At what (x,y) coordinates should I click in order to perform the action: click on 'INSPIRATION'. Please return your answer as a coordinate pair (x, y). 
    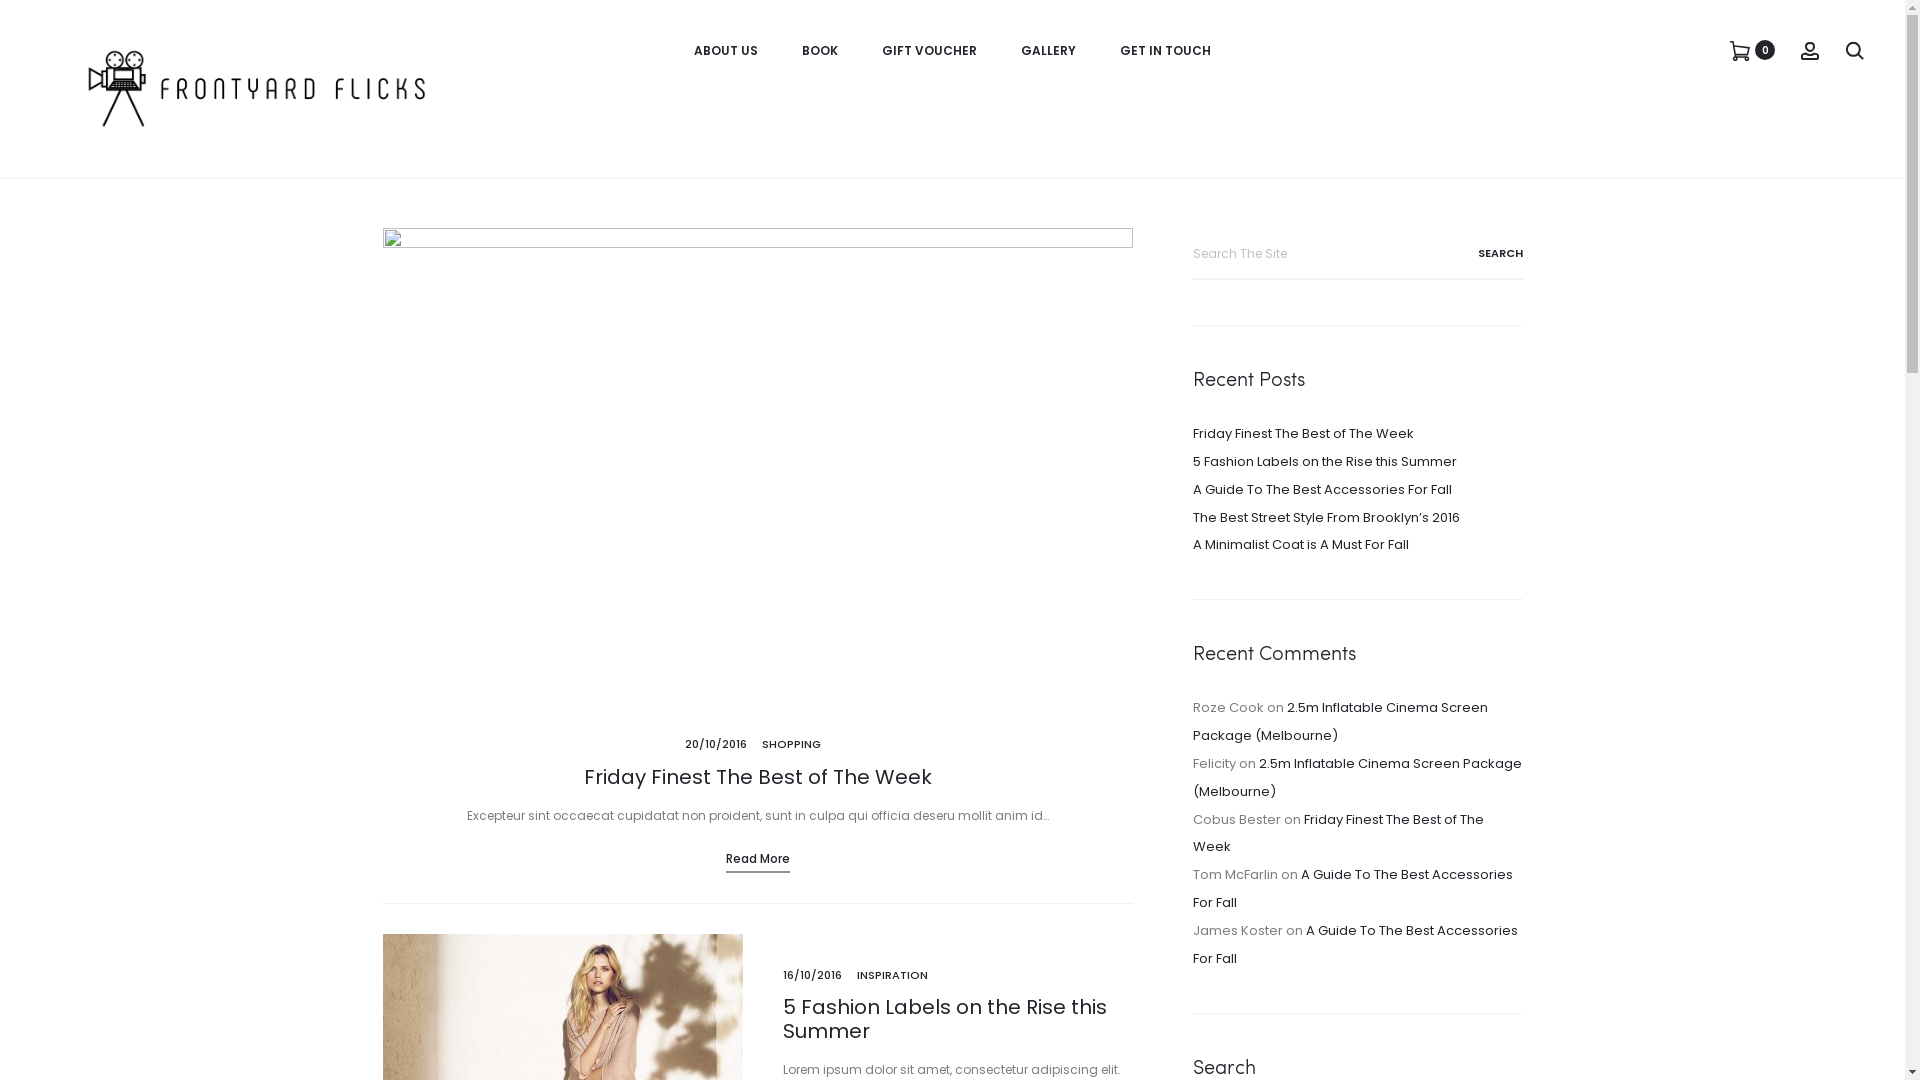
    Looking at the image, I should click on (890, 974).